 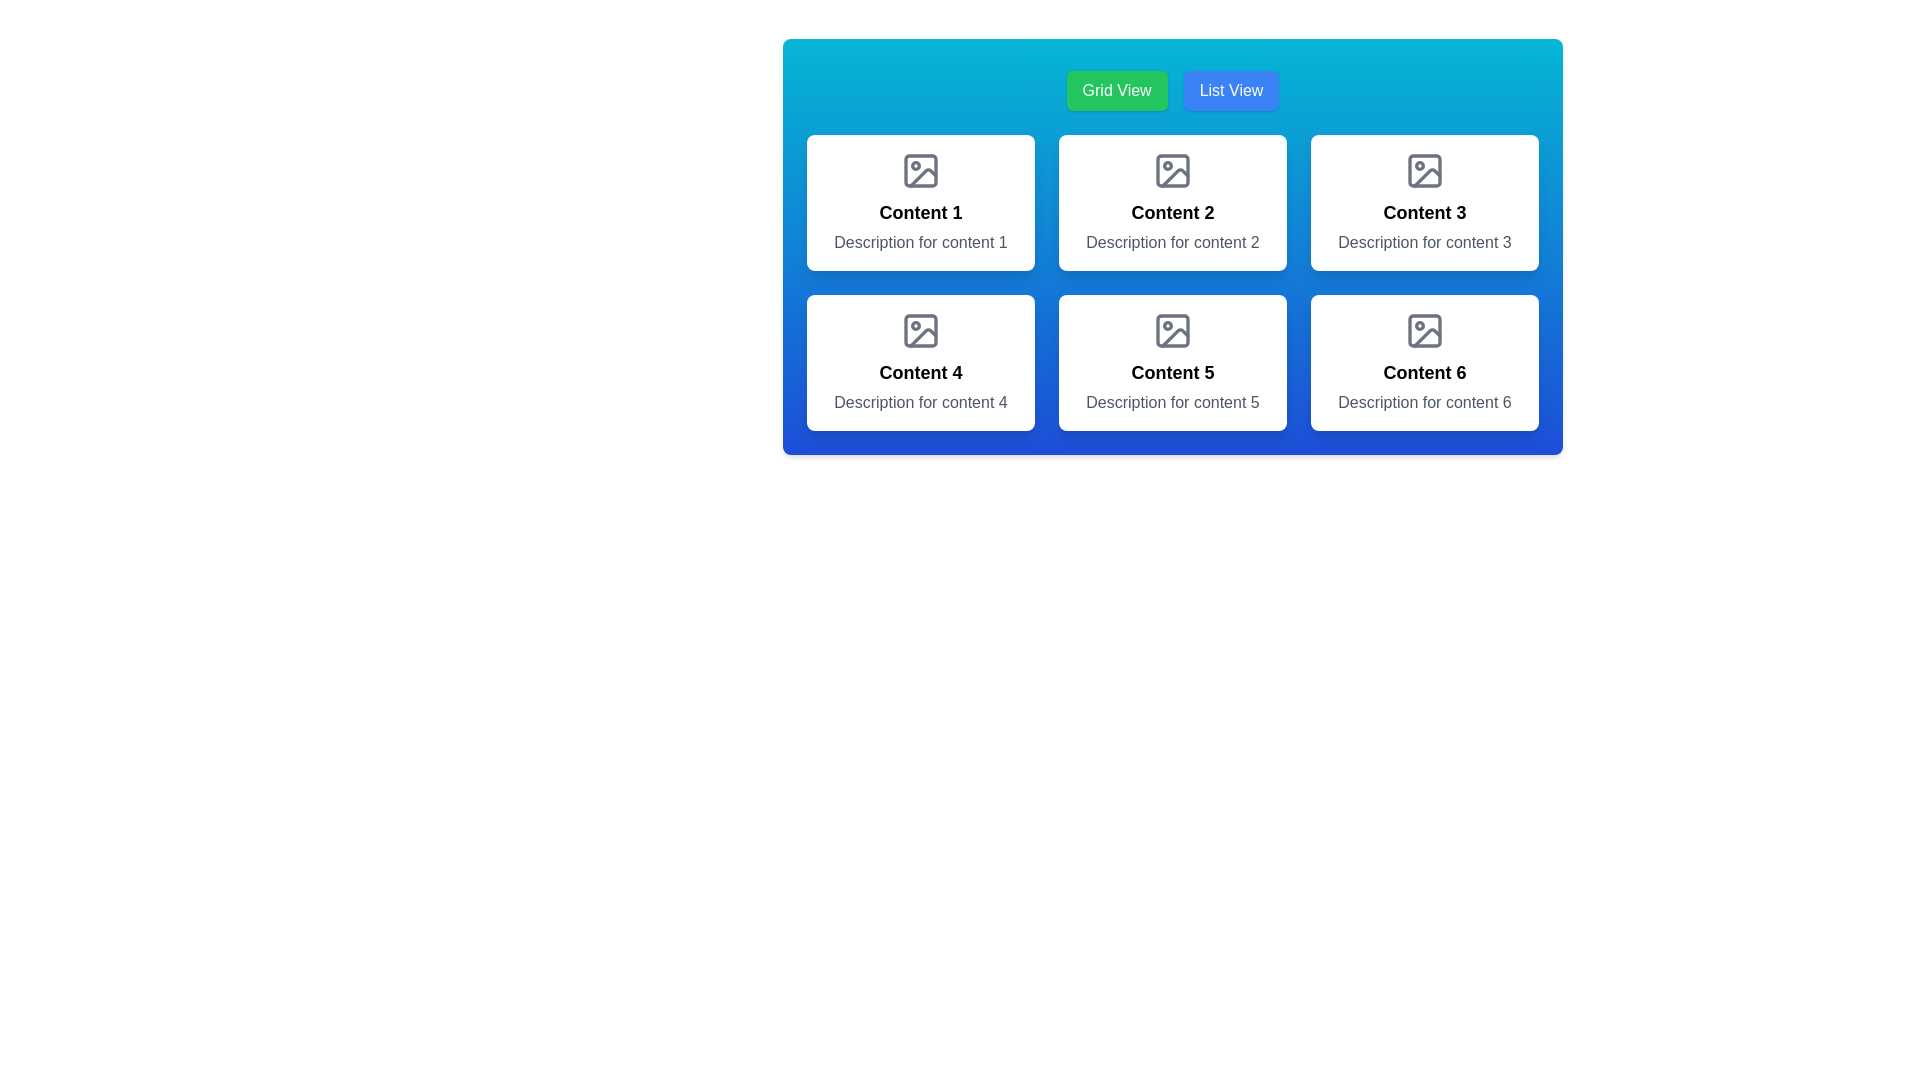 I want to click on the icon resembling a picture frame with a mountain and sun, located in the card labeled 'Content 4', positioned in the second row, first column of a grid layout, so click(x=920, y=330).